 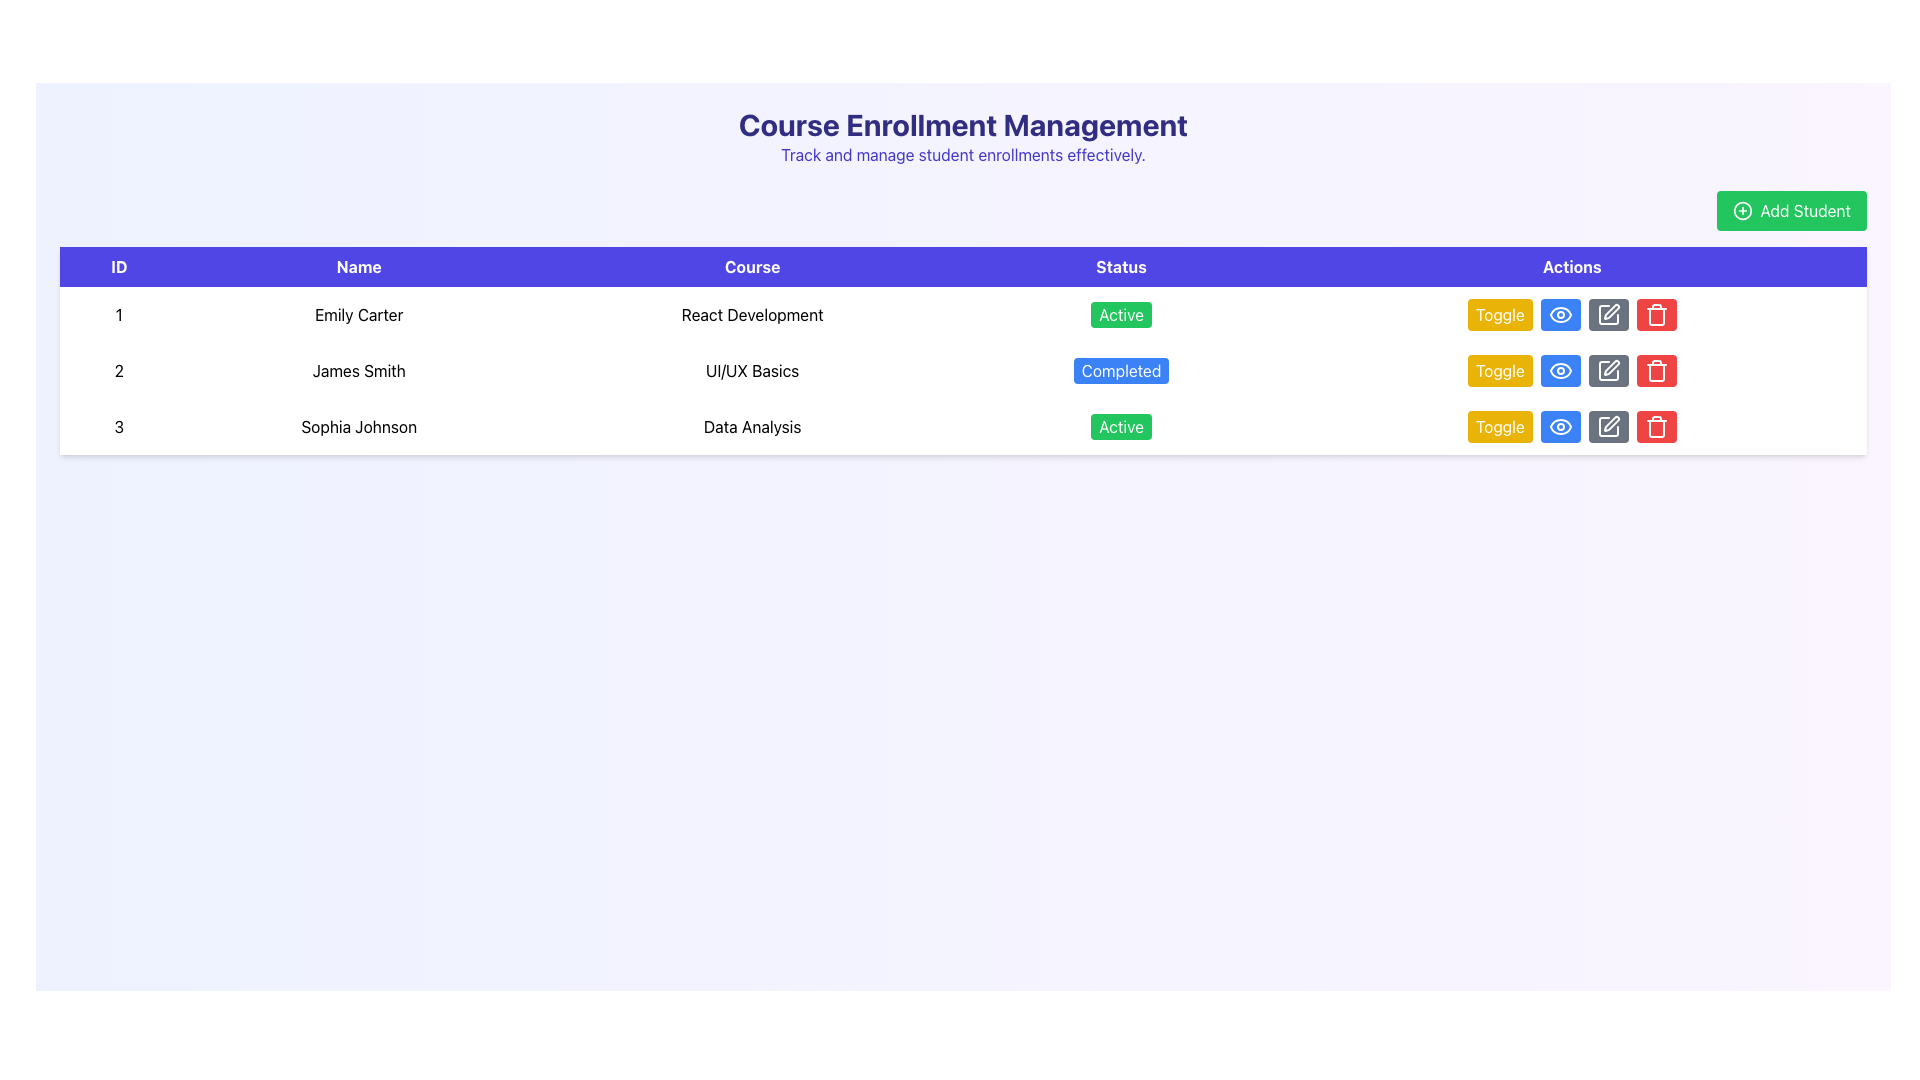 I want to click on the 'Completed' status indicator label in the 'Status' column of the 'UI/UX Basics' course row, so click(x=1121, y=370).